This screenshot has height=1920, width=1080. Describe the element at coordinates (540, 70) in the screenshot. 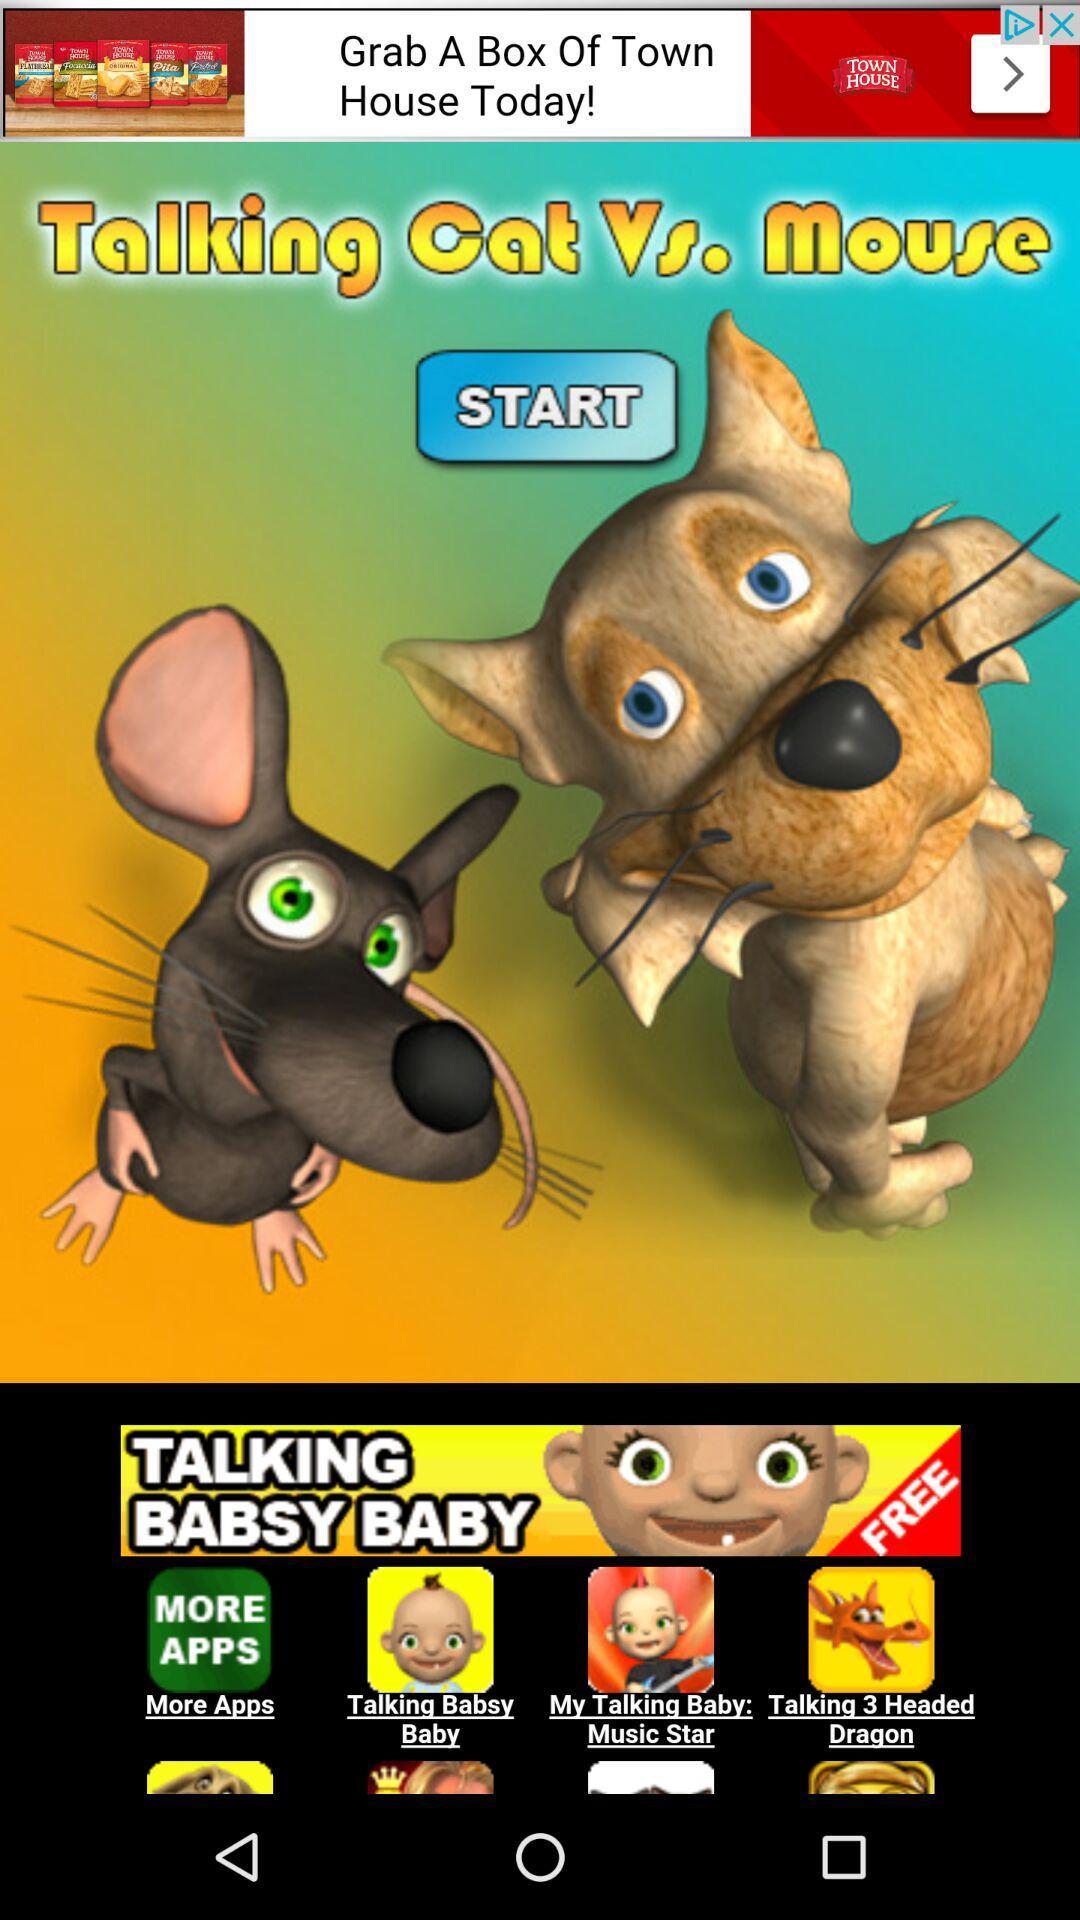

I see `advertisement` at that location.